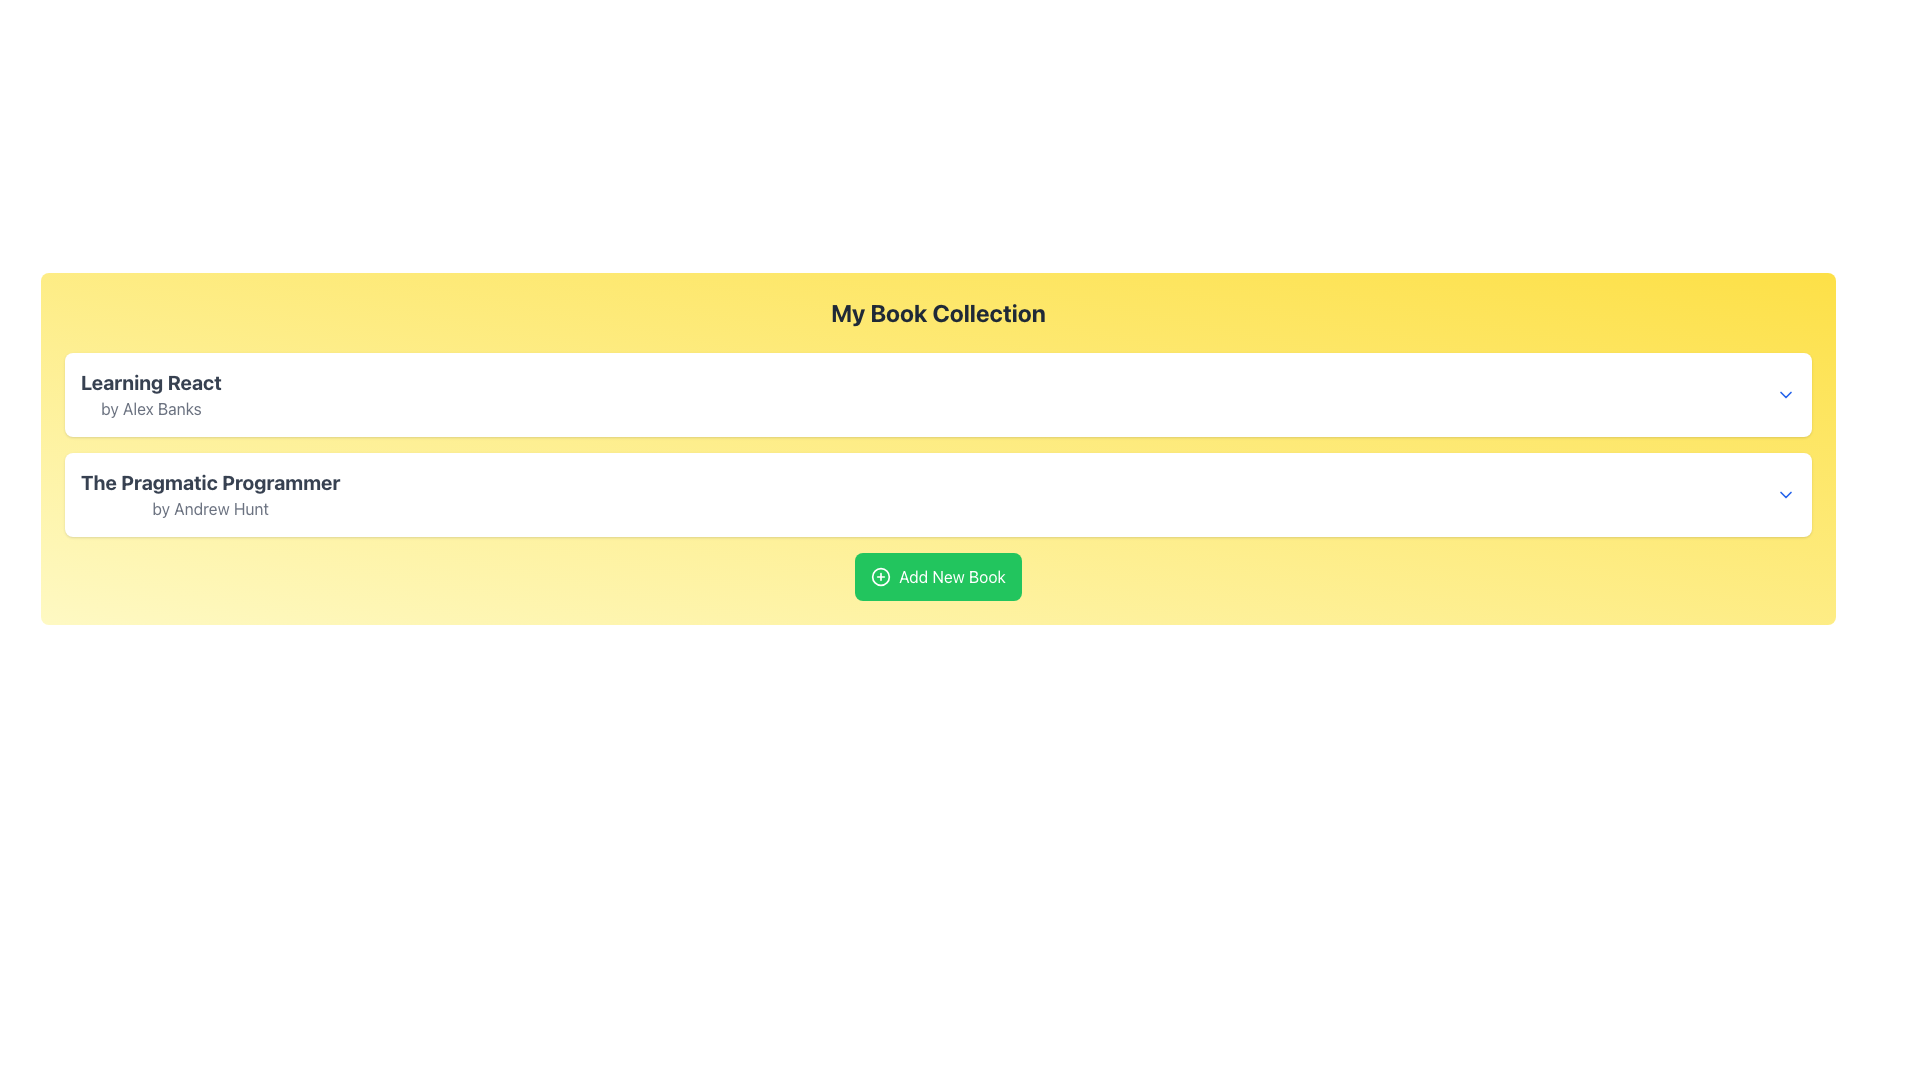 The height and width of the screenshot is (1080, 1920). What do you see at coordinates (150, 407) in the screenshot?
I see `the text label that reads 'by Alex Banks', which is styled in a smaller font size and slightly grayed color, located directly beneath the book title 'Learning React'` at bounding box center [150, 407].